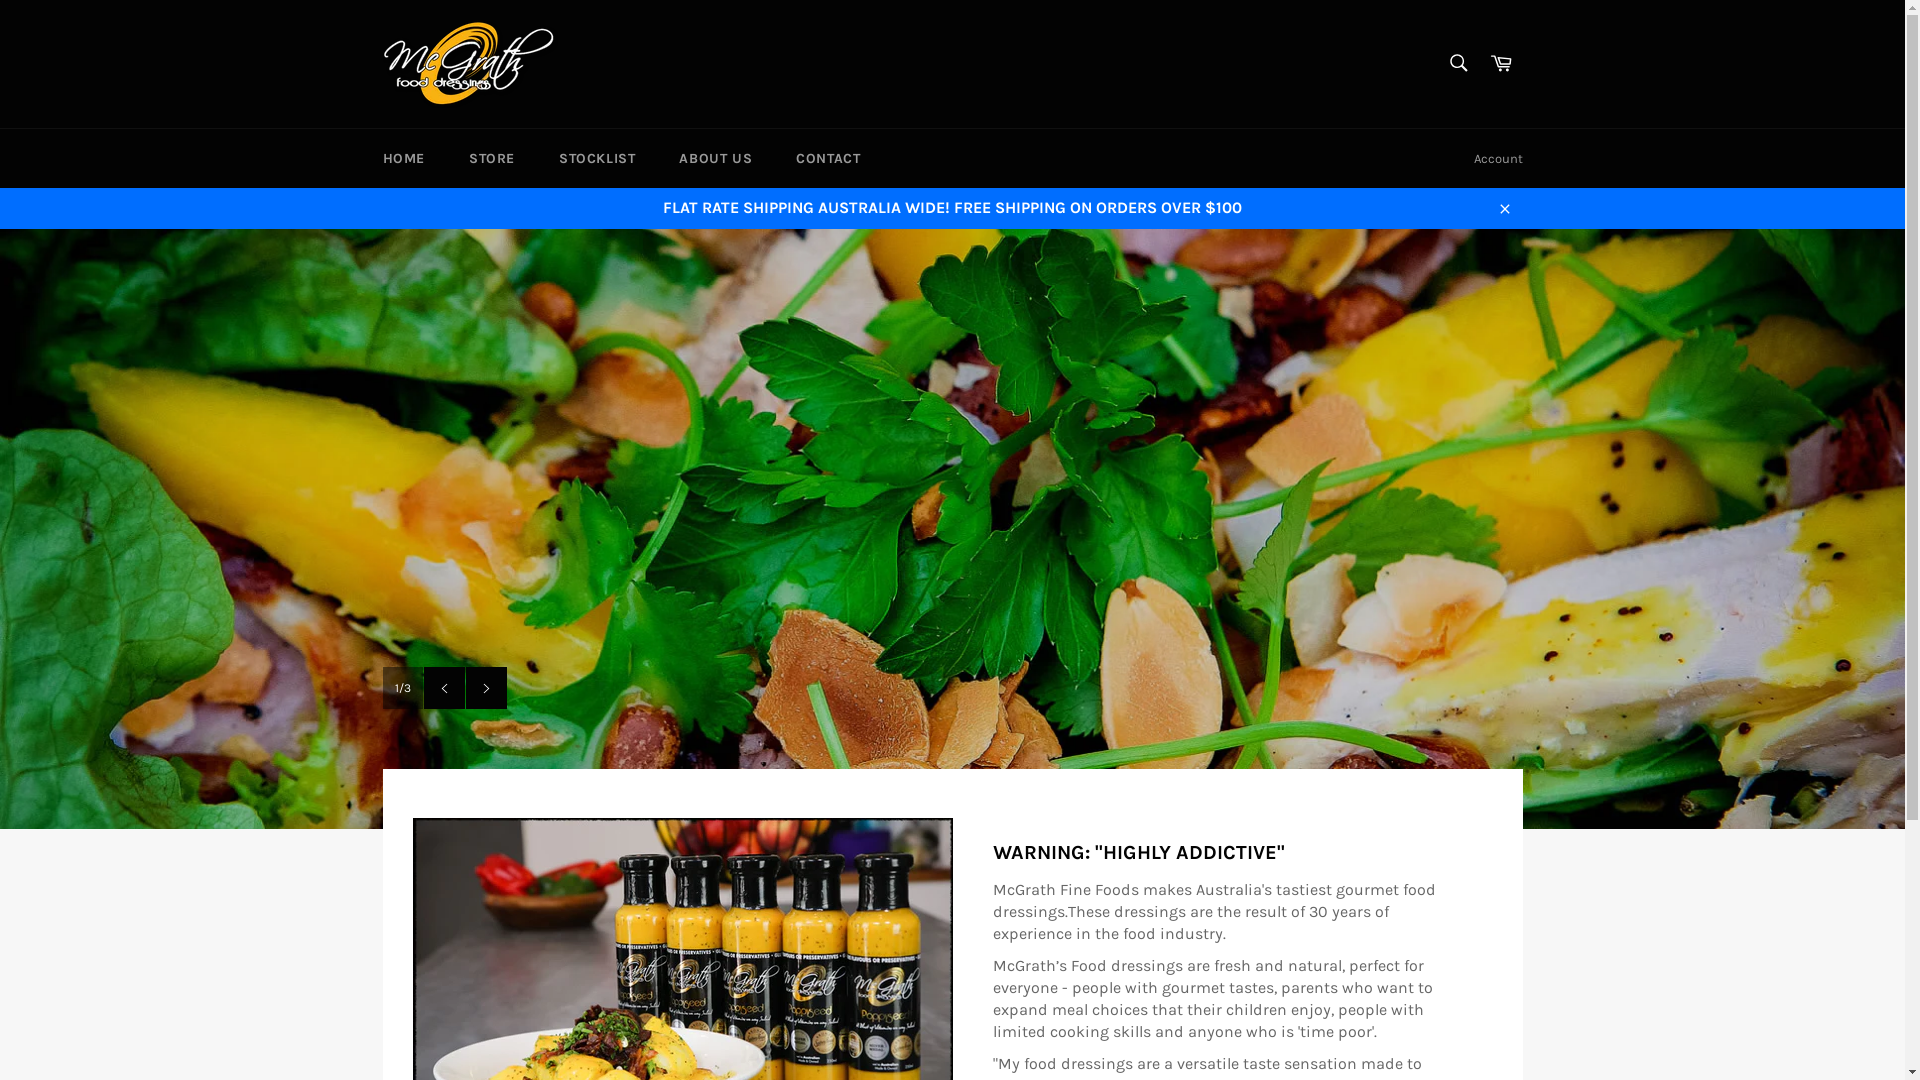  Describe the element at coordinates (486, 686) in the screenshot. I see `'Next slide'` at that location.